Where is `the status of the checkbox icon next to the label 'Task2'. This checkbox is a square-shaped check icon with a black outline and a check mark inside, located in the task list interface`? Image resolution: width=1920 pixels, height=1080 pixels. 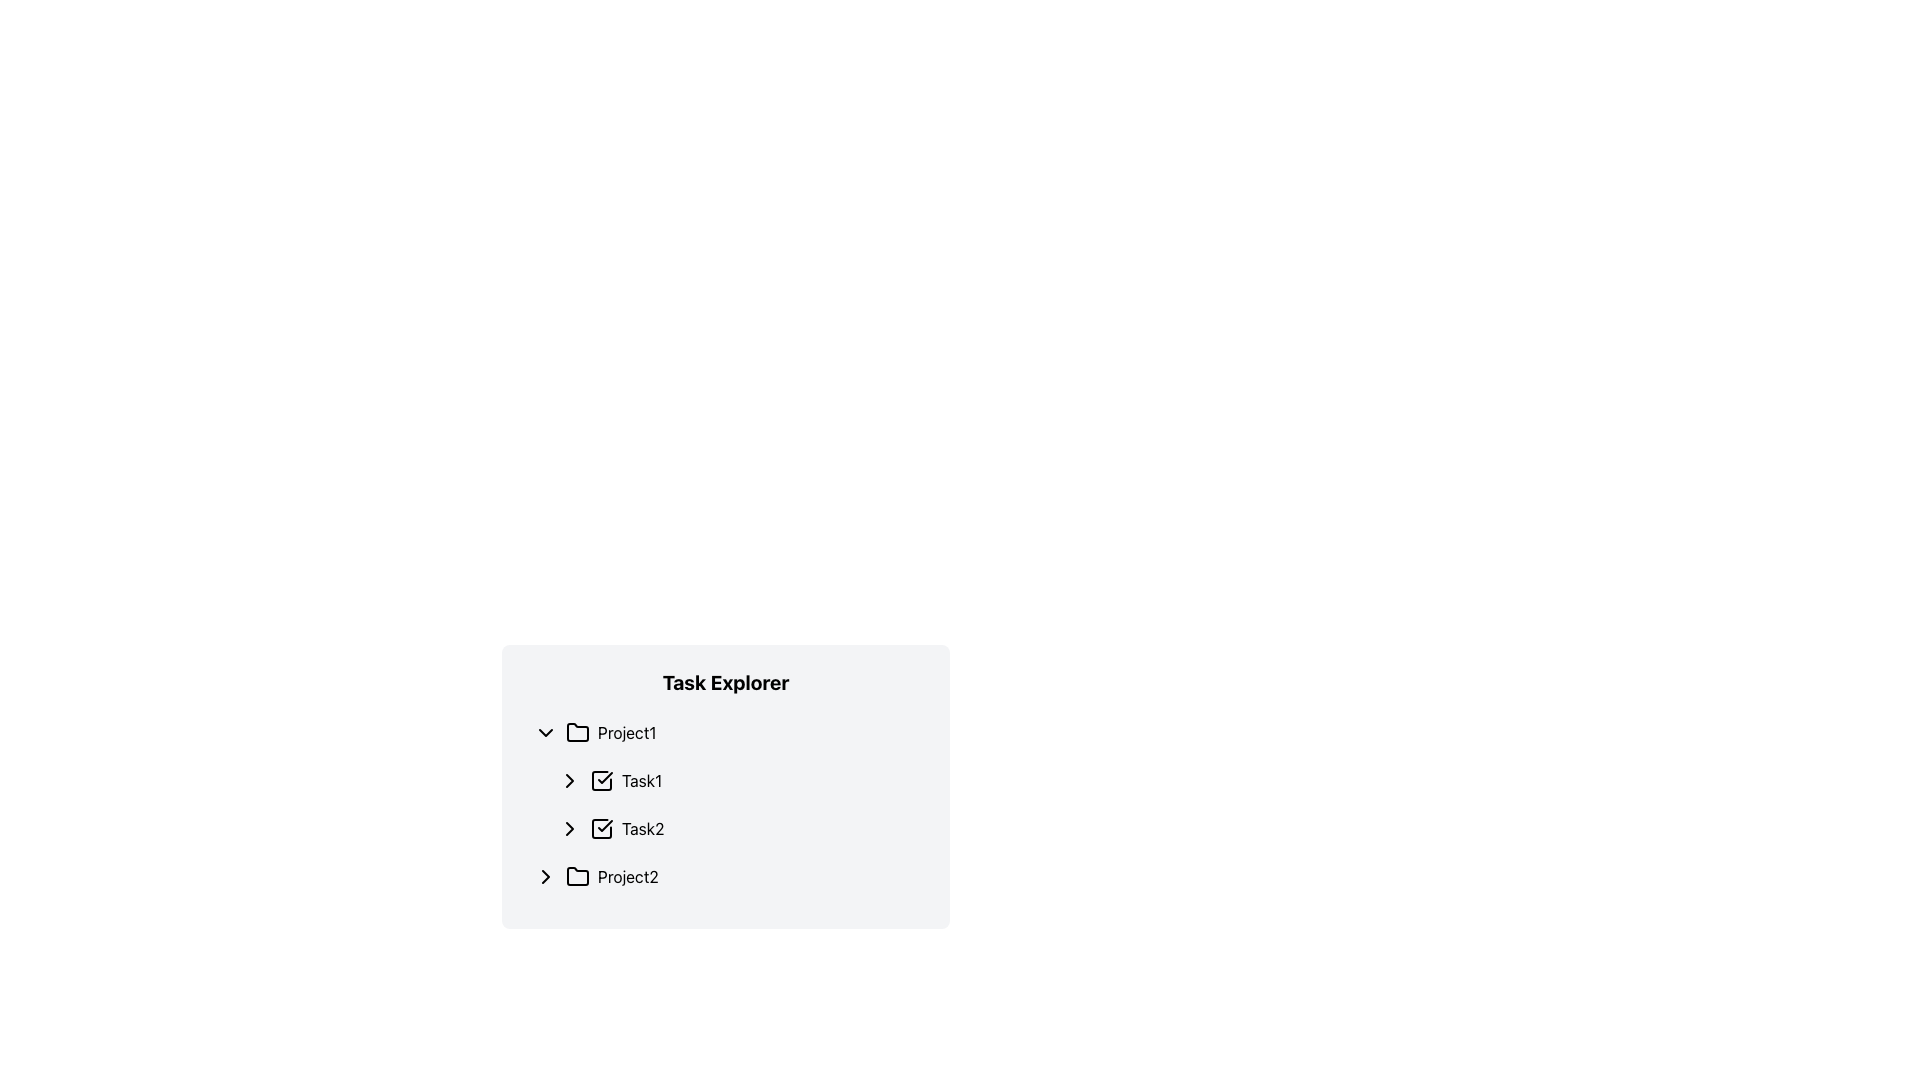
the status of the checkbox icon next to the label 'Task2'. This checkbox is a square-shaped check icon with a black outline and a check mark inside, located in the task list interface is located at coordinates (600, 829).